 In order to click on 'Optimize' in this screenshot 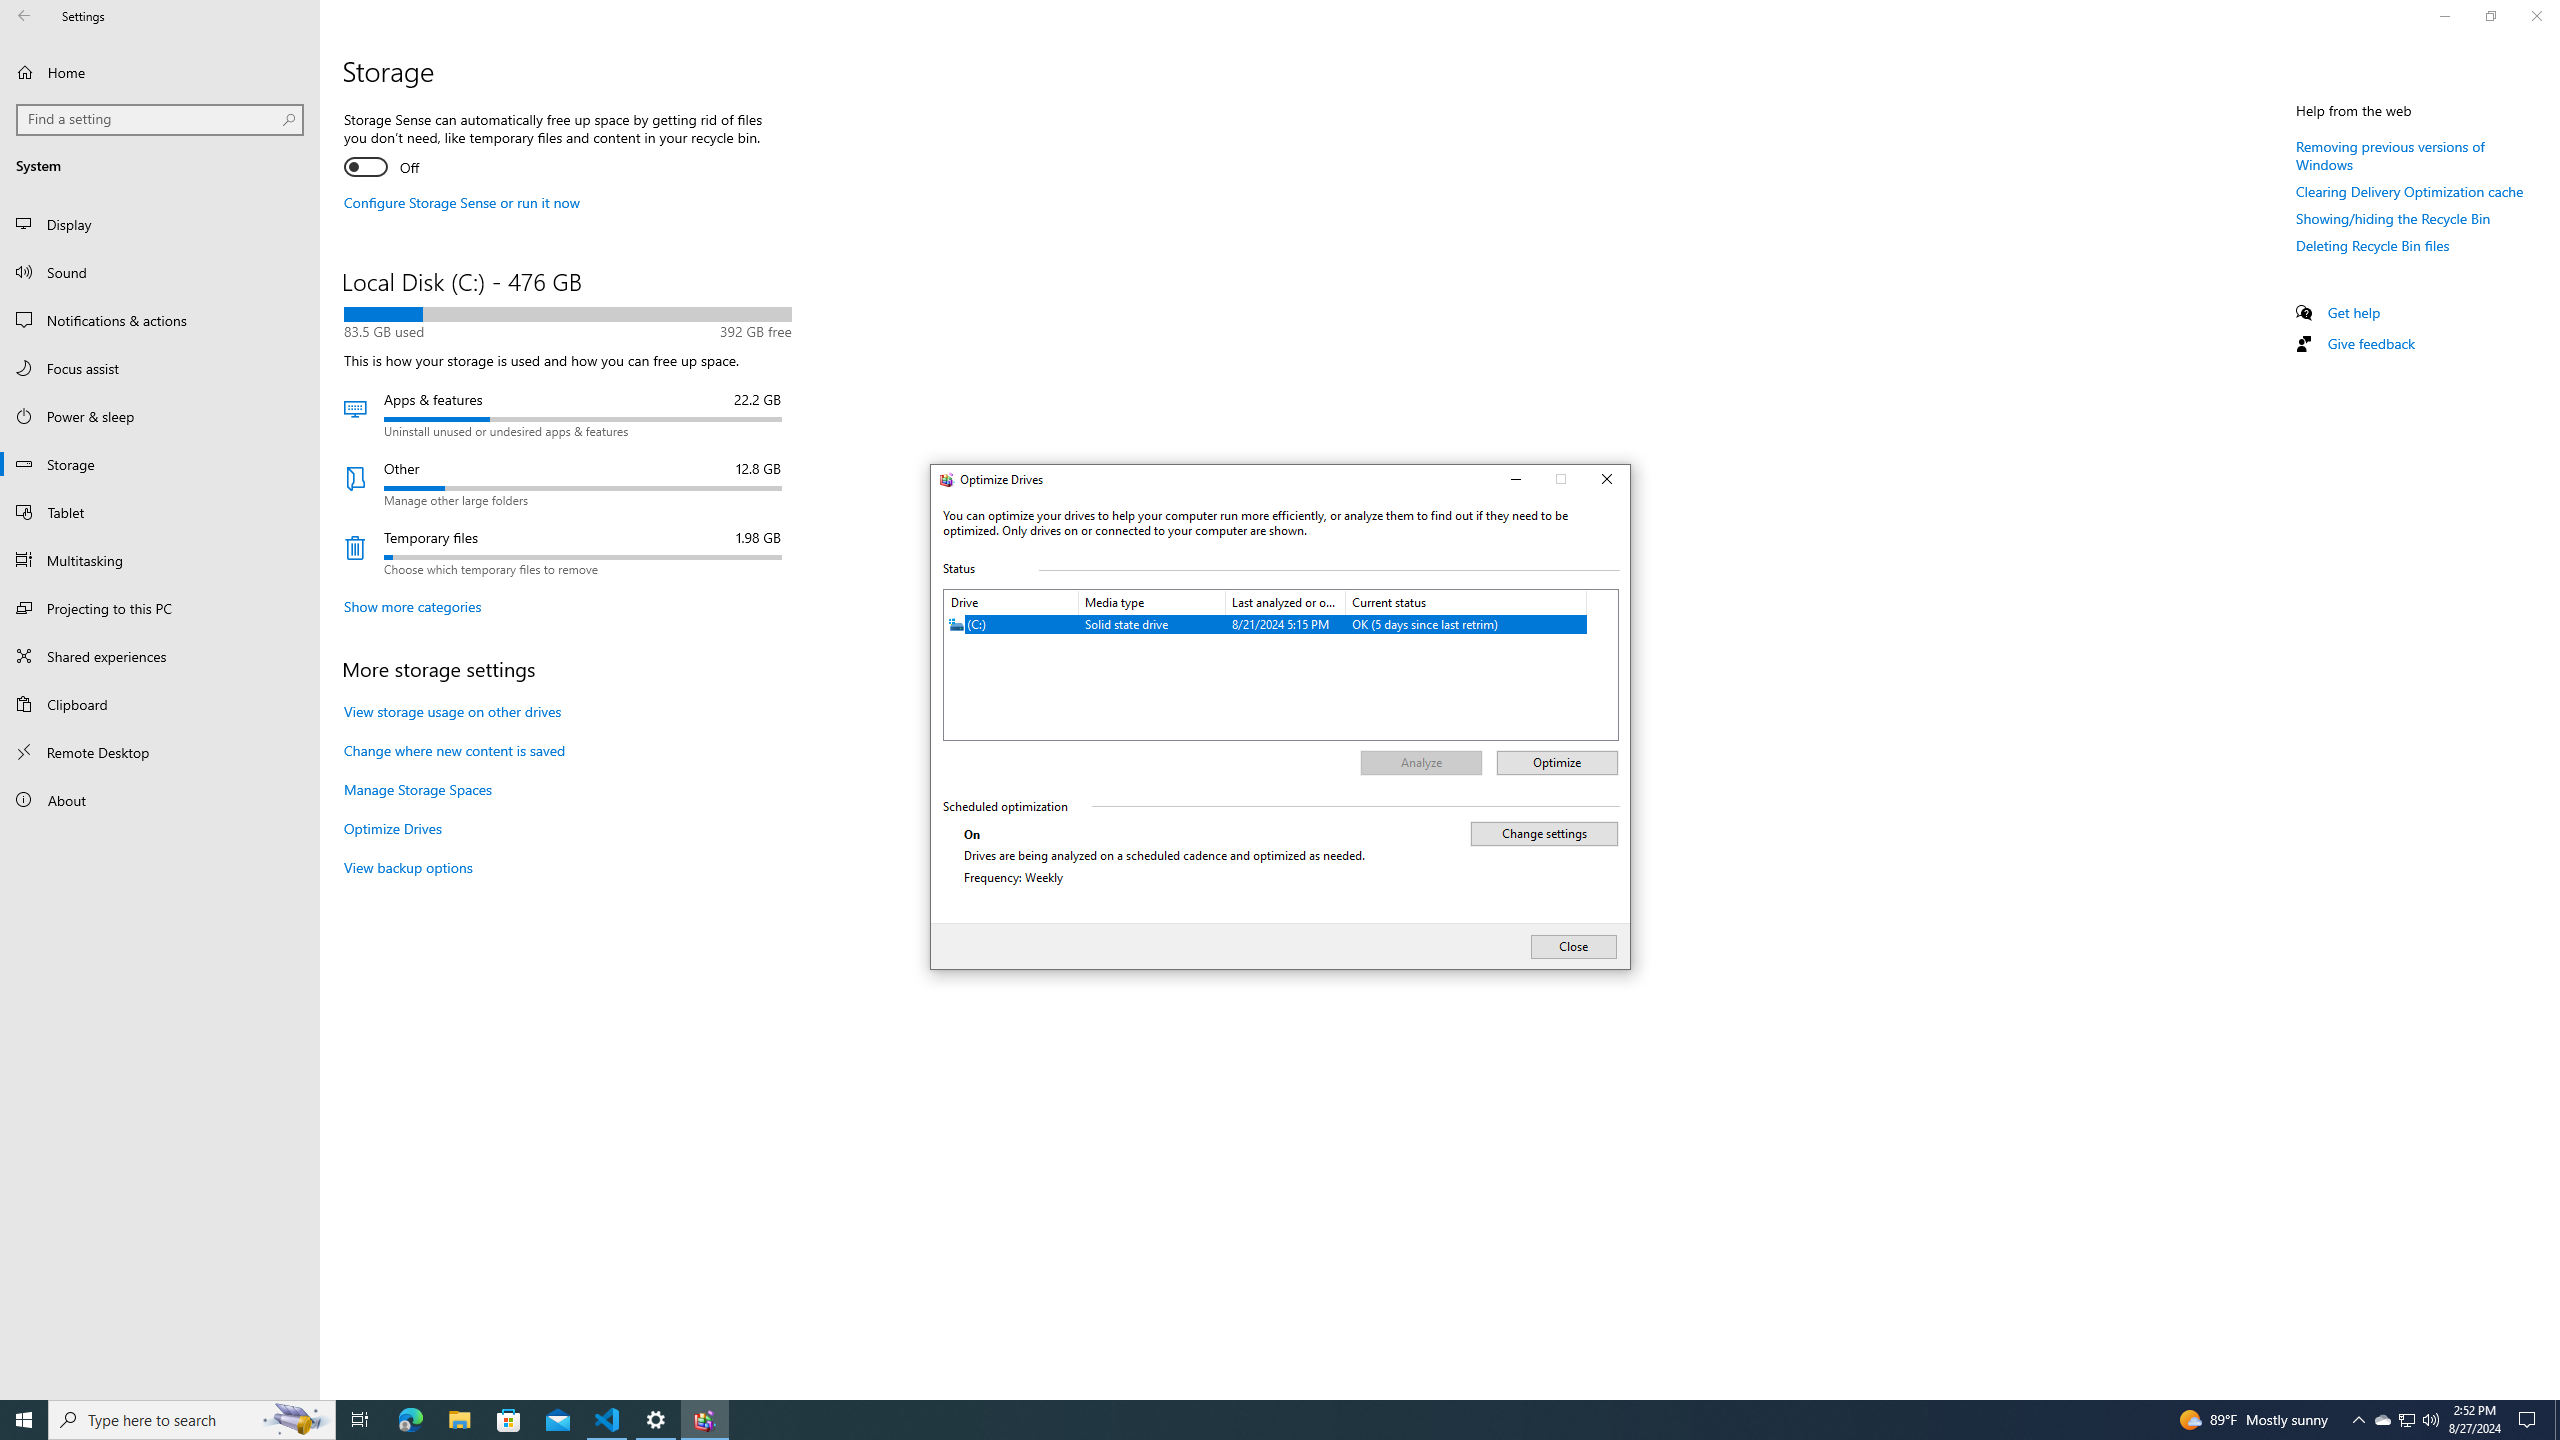, I will do `click(1556, 762)`.